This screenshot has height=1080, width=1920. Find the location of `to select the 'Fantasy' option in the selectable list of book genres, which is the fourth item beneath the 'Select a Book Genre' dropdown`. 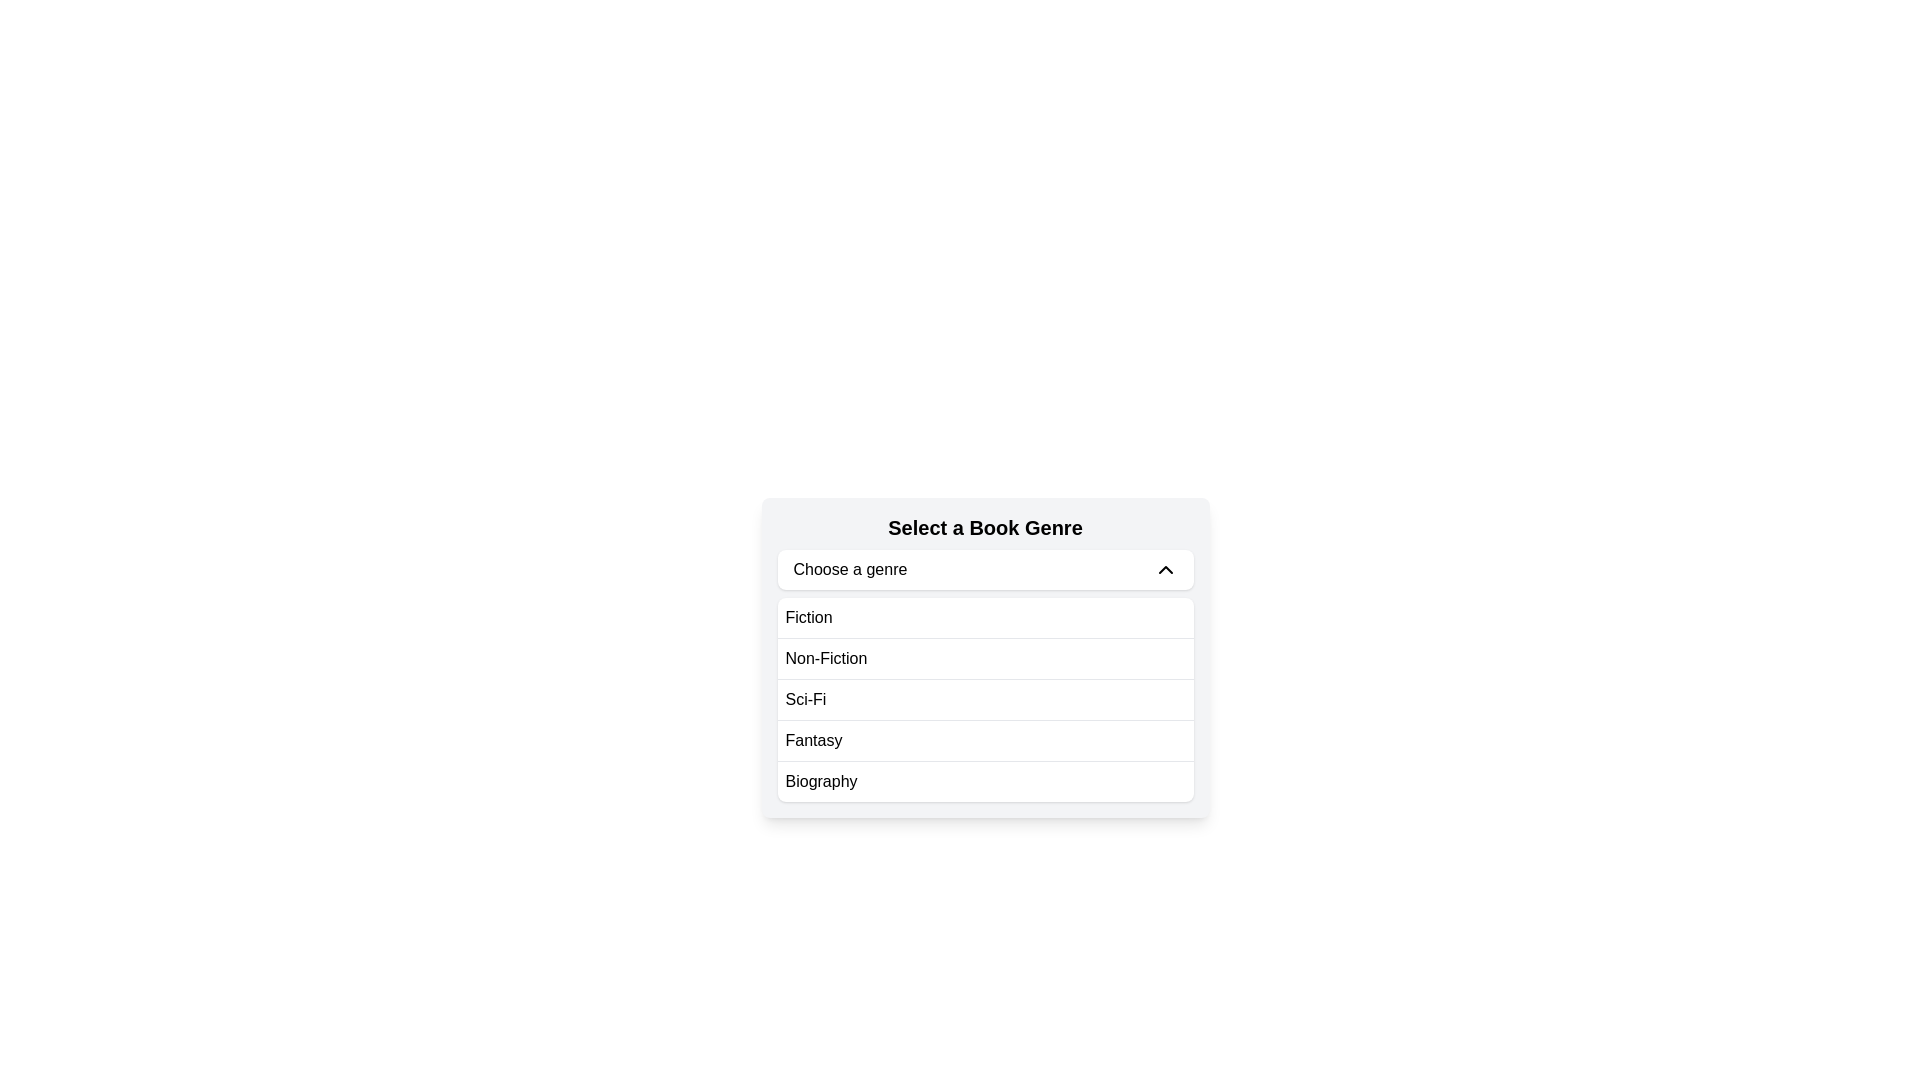

to select the 'Fantasy' option in the selectable list of book genres, which is the fourth item beneath the 'Select a Book Genre' dropdown is located at coordinates (985, 740).